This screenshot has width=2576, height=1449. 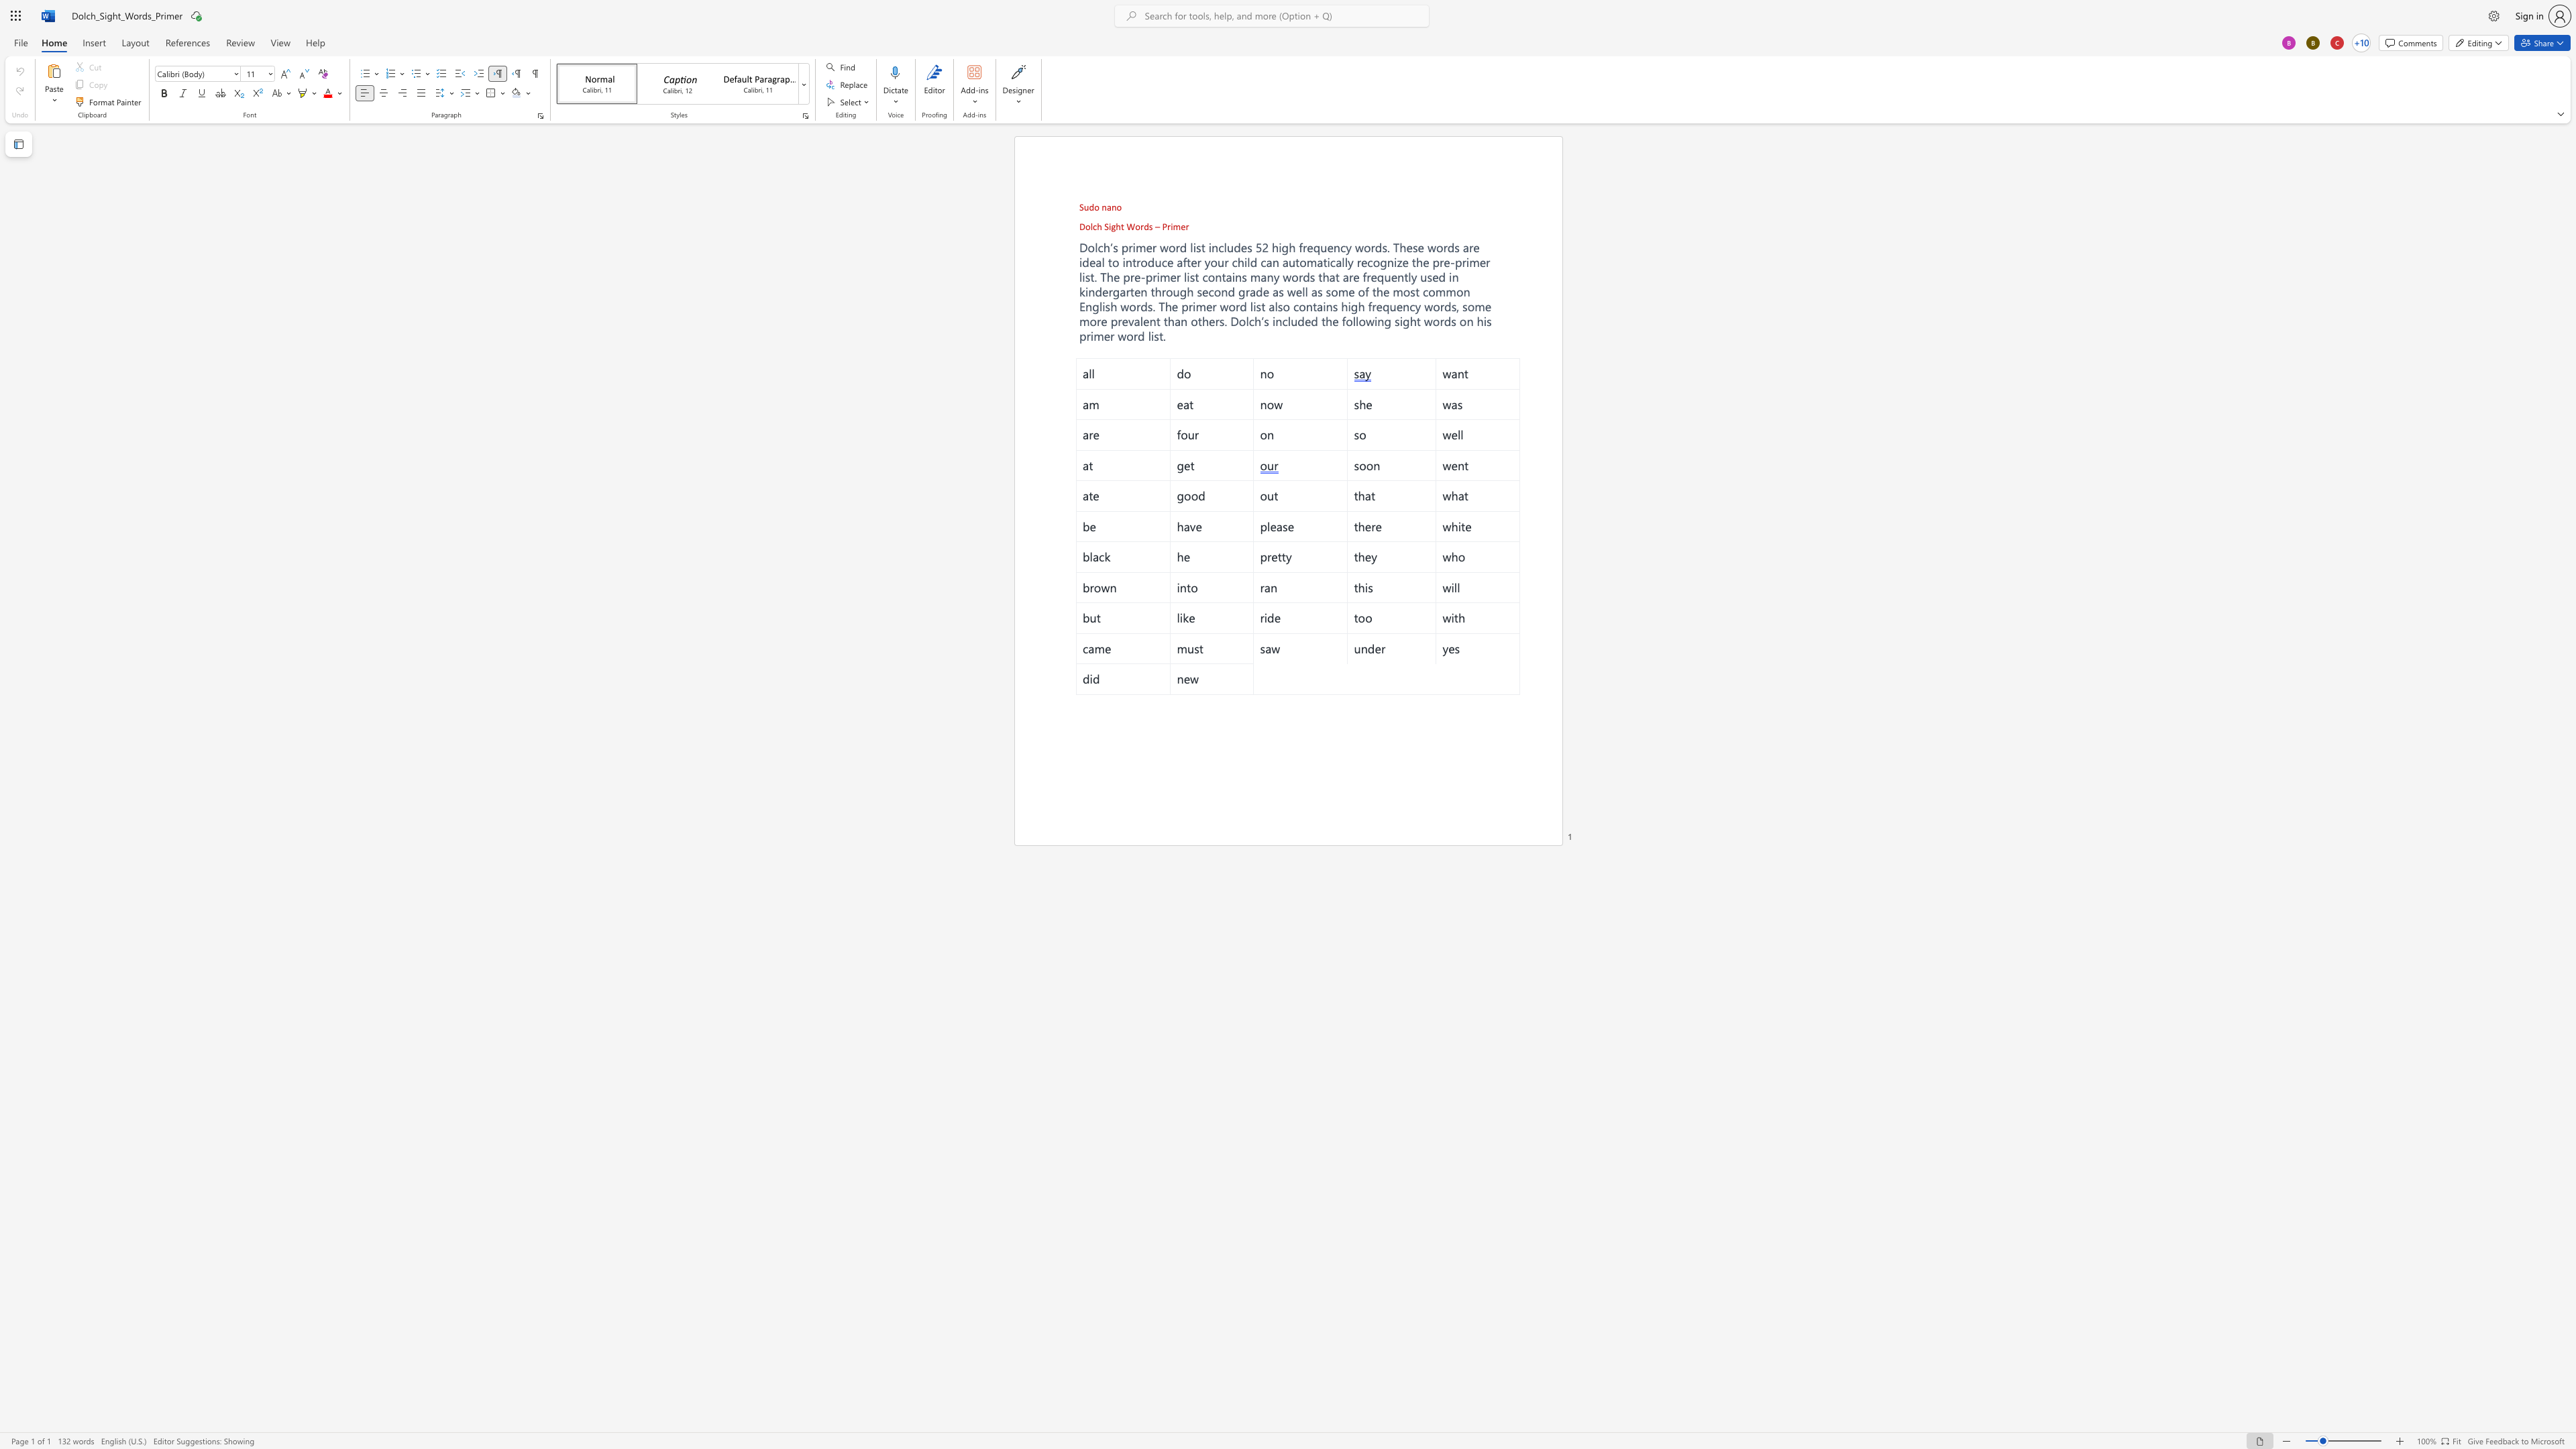 I want to click on the space between the continuous character "a" and "t" in the text, so click(x=1334, y=275).